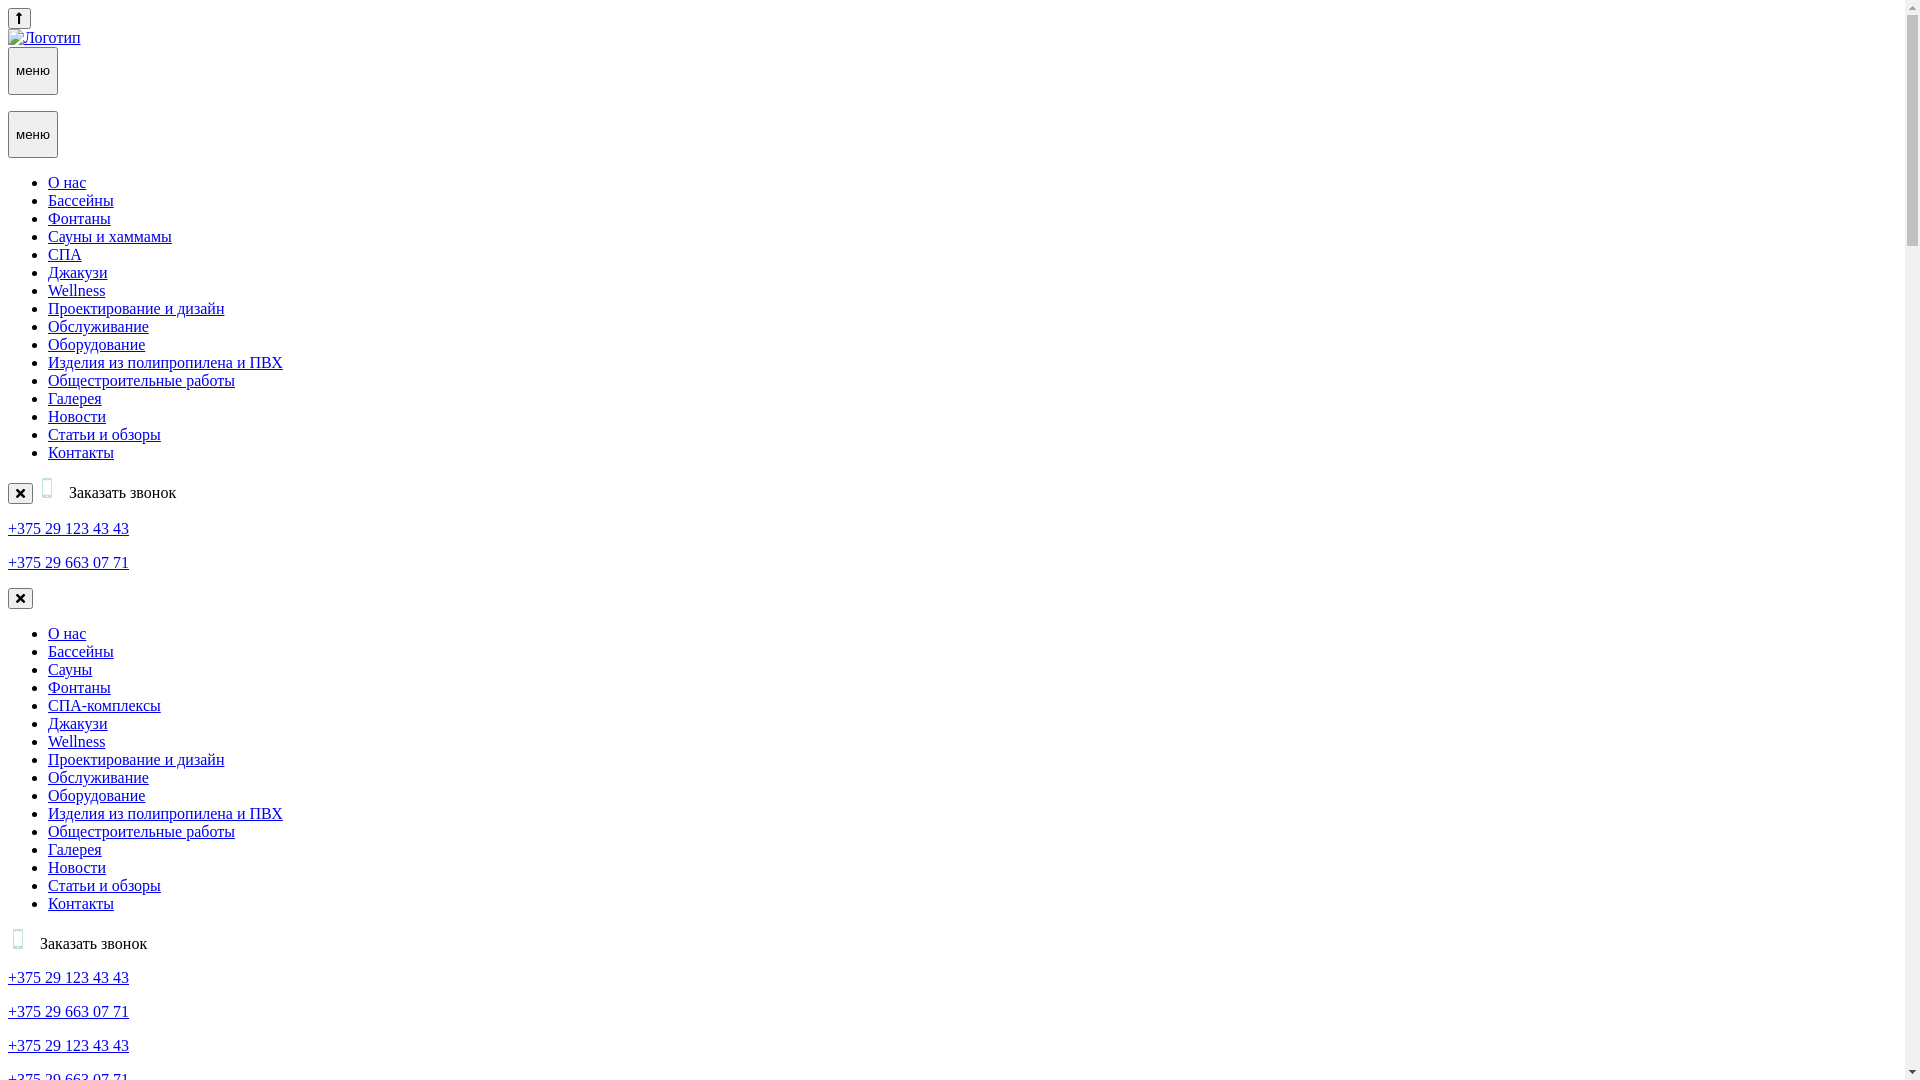 The height and width of the screenshot is (1080, 1920). I want to click on '+375 29 123 43 43', so click(68, 527).